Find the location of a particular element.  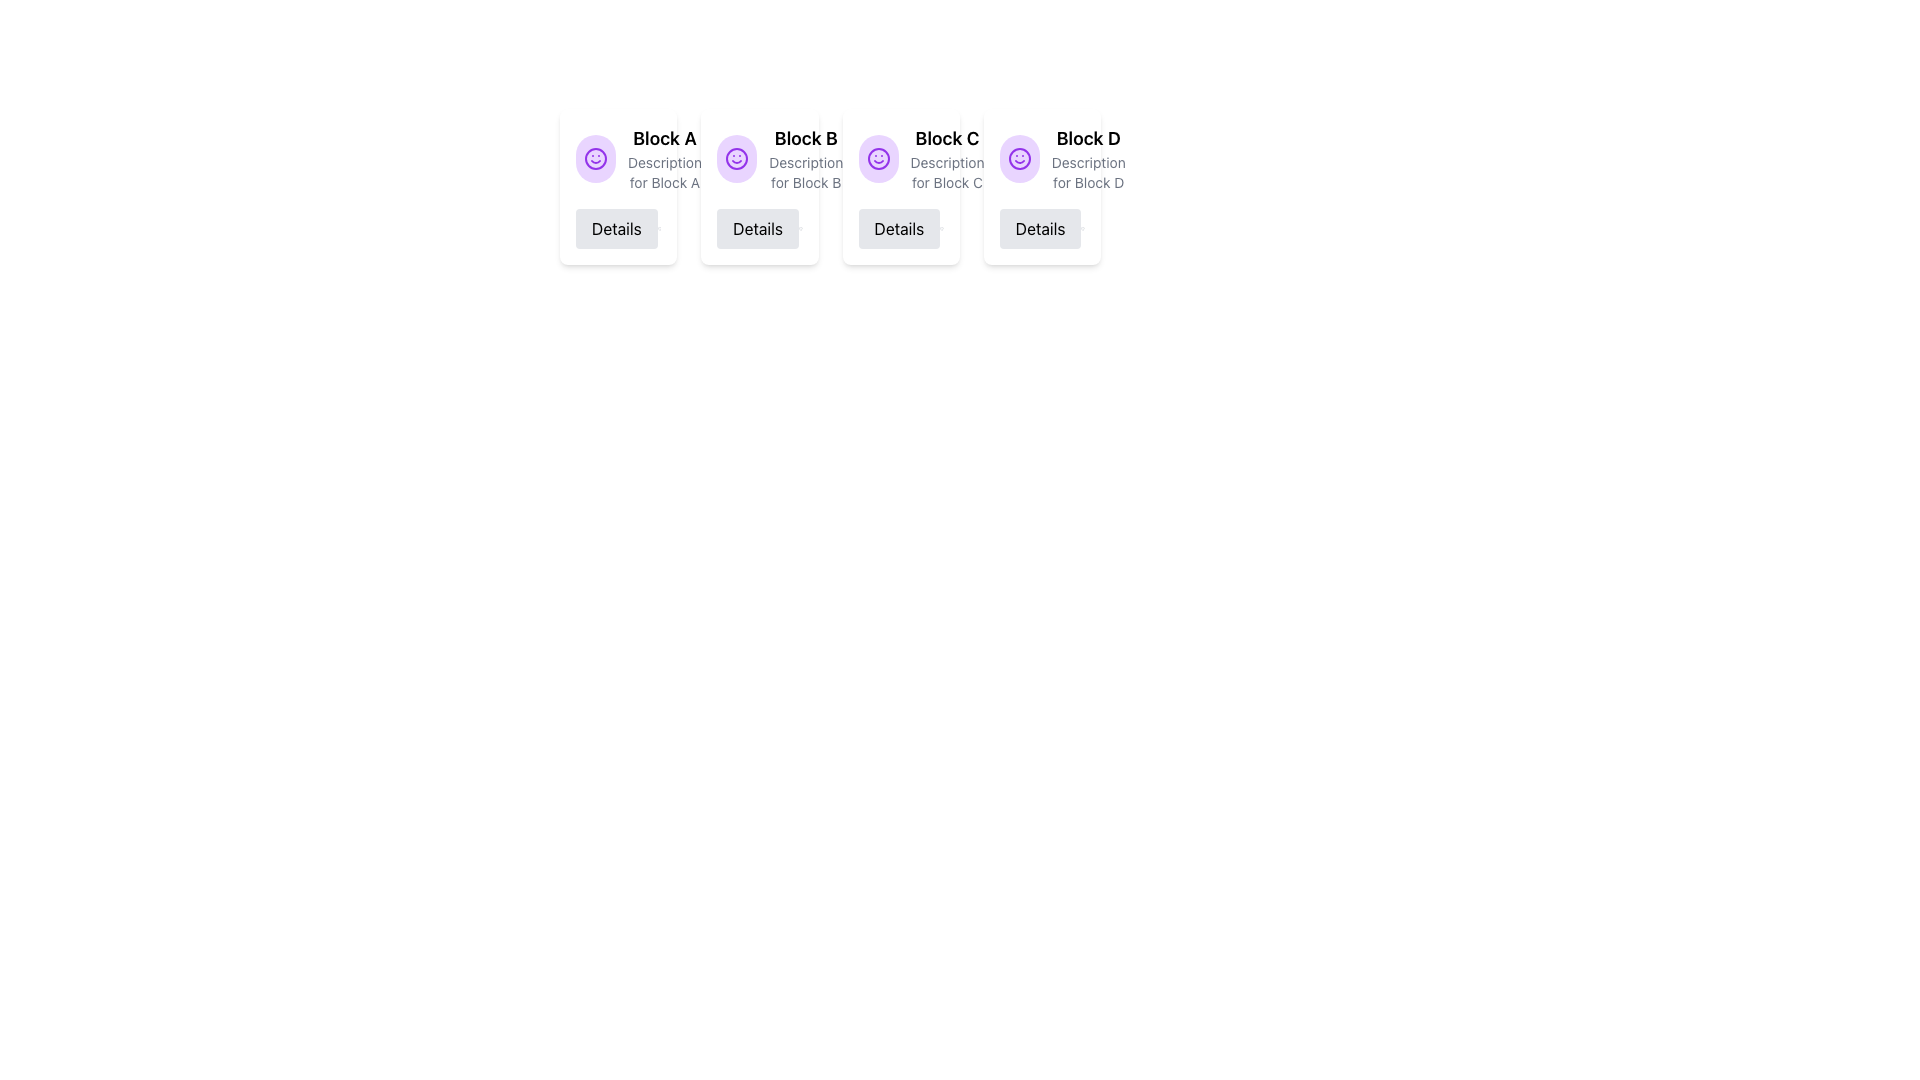

the button located at the bottom of the card labeled 'Block A' is located at coordinates (617, 227).